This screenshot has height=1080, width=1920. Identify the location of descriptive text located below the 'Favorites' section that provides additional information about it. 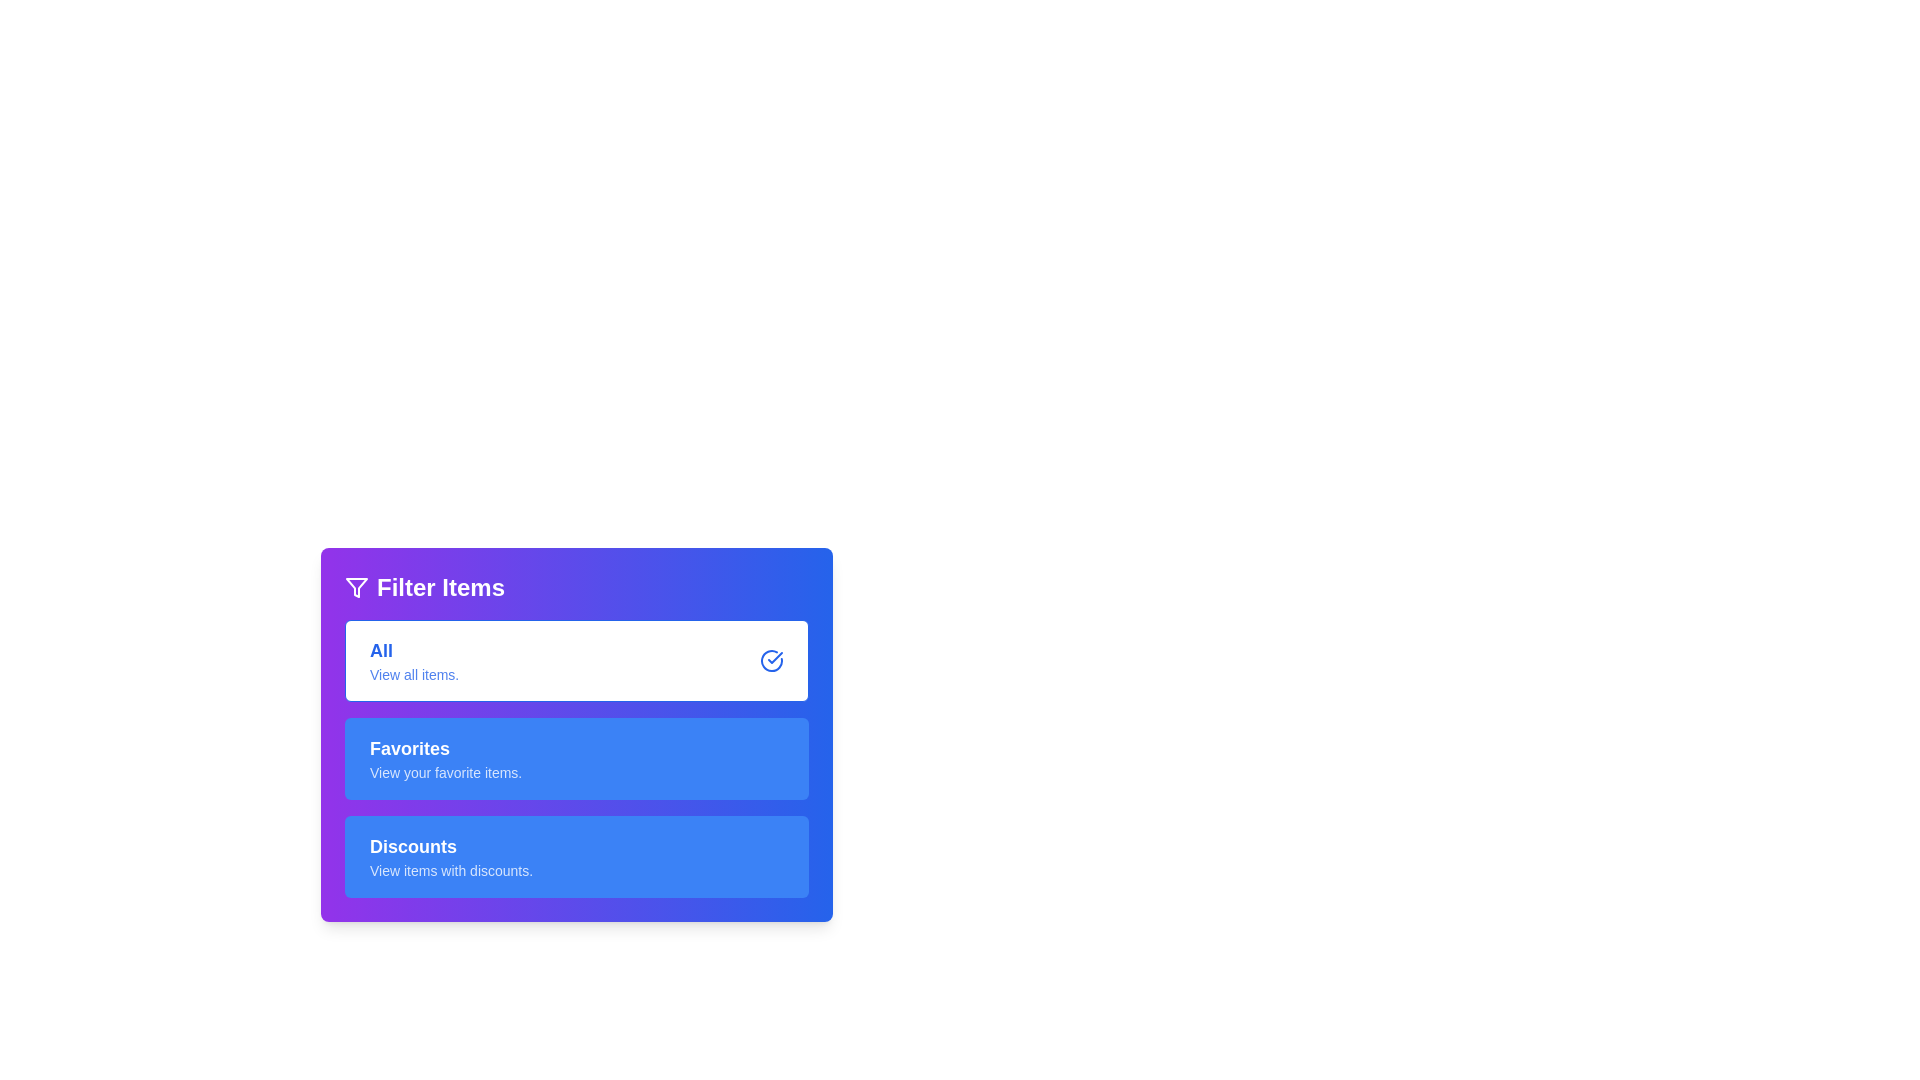
(445, 771).